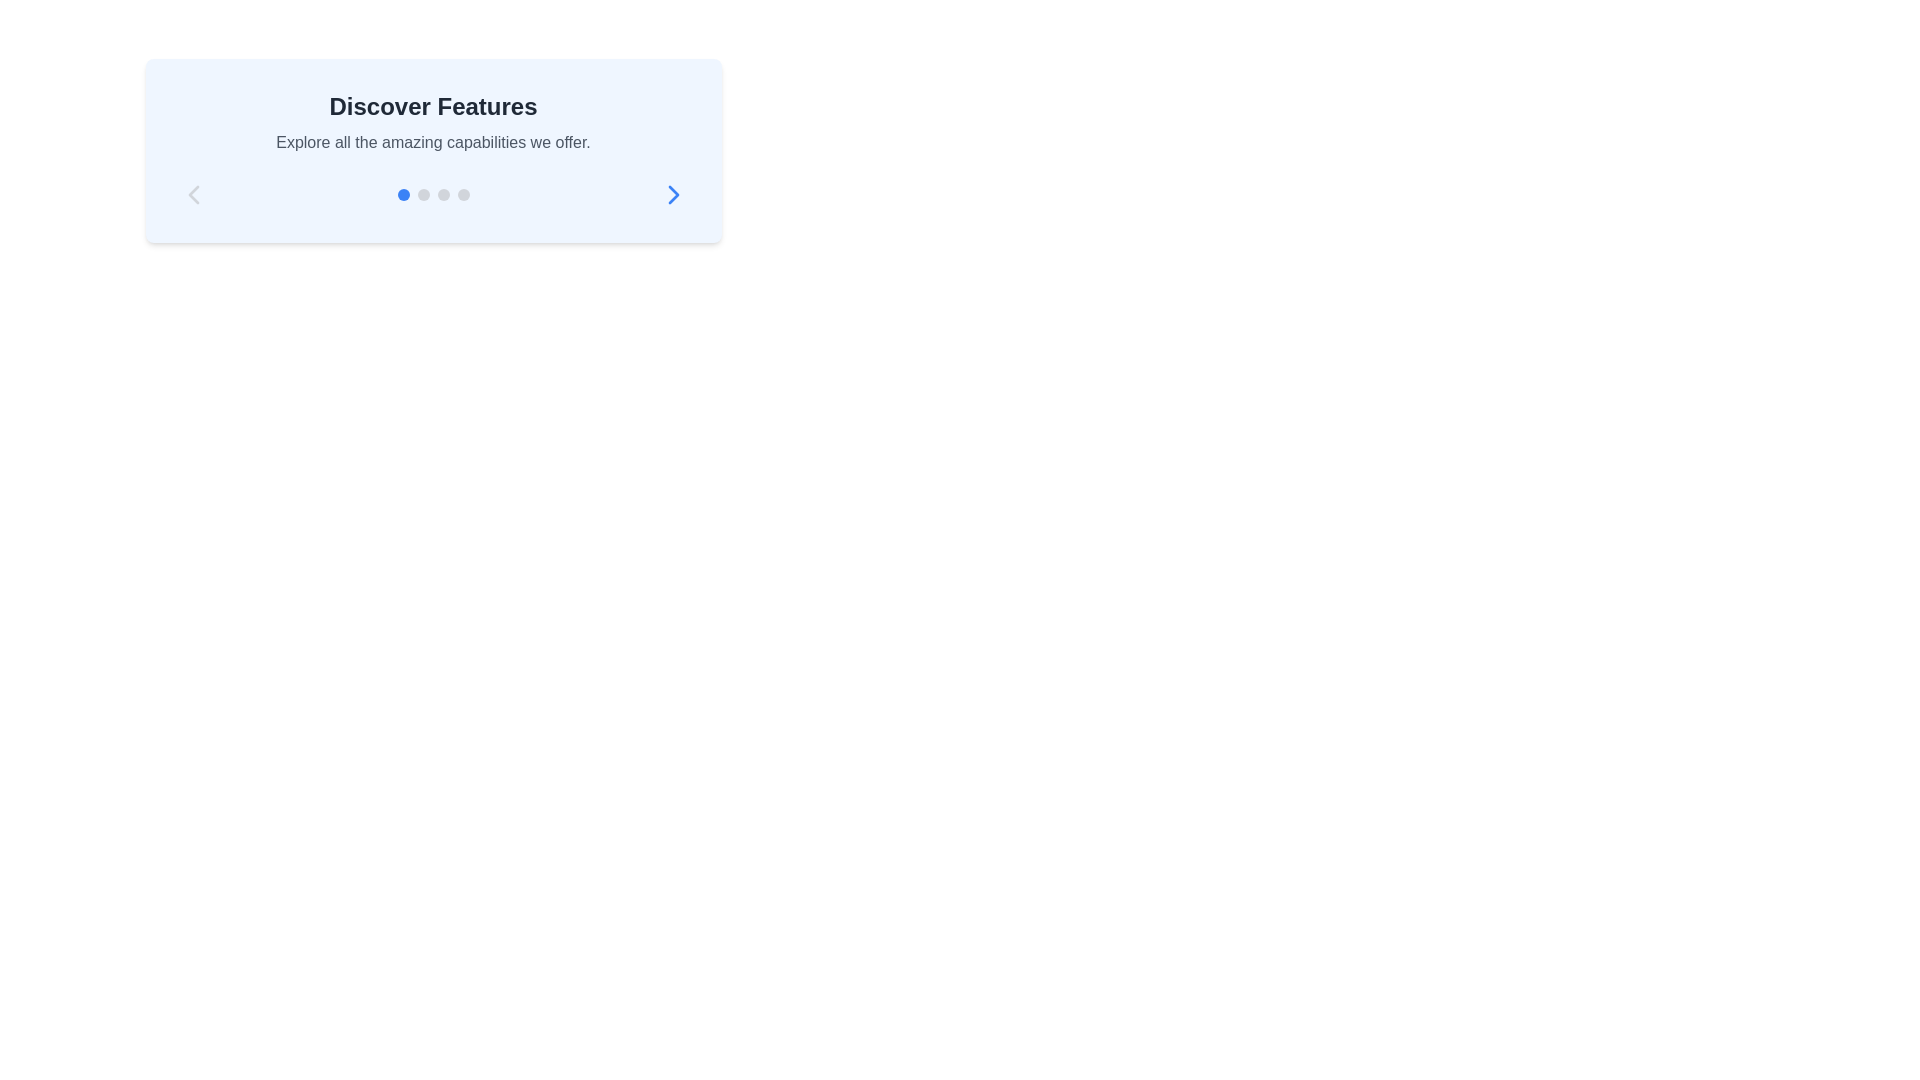  What do you see at coordinates (462, 195) in the screenshot?
I see `the fourth gray-colored circular Indicator dot element, which is horizontally aligned beneath the text section` at bounding box center [462, 195].